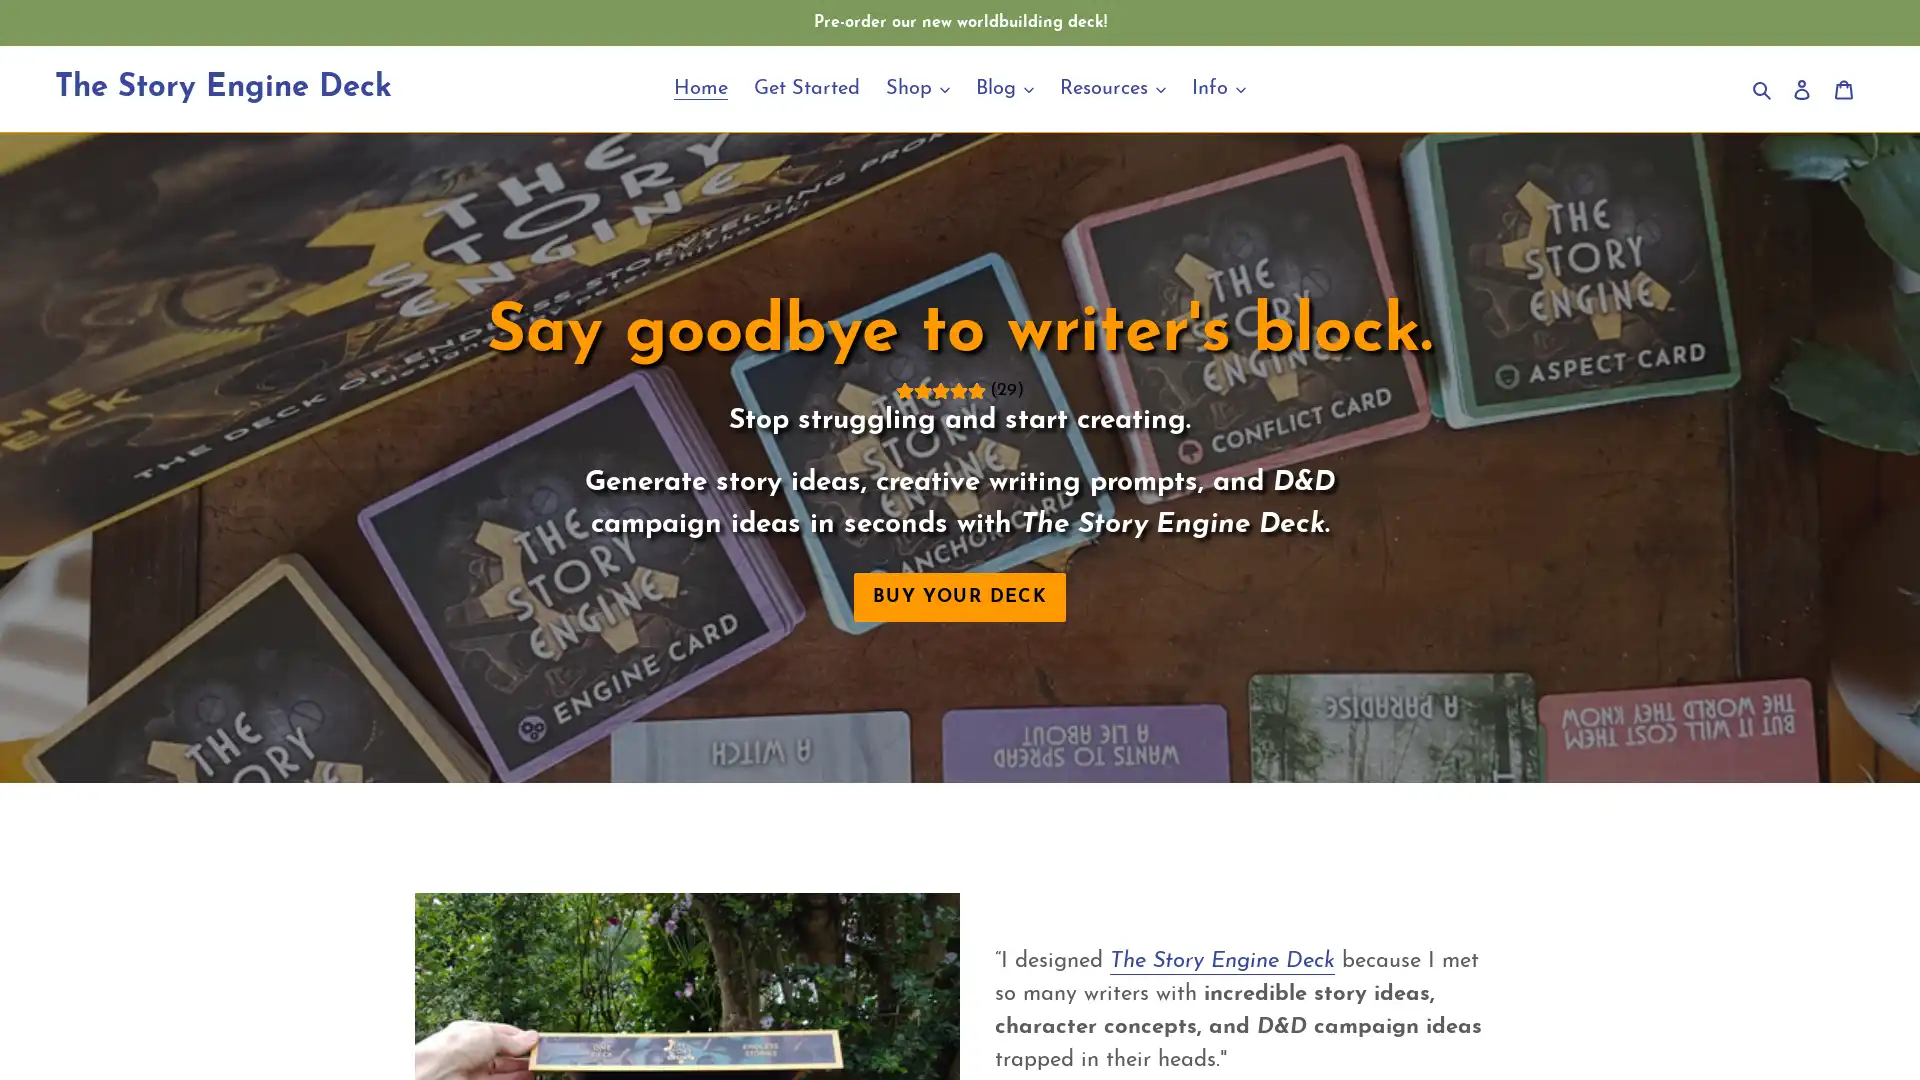 This screenshot has height=1080, width=1920. I want to click on Search, so click(1763, 87).